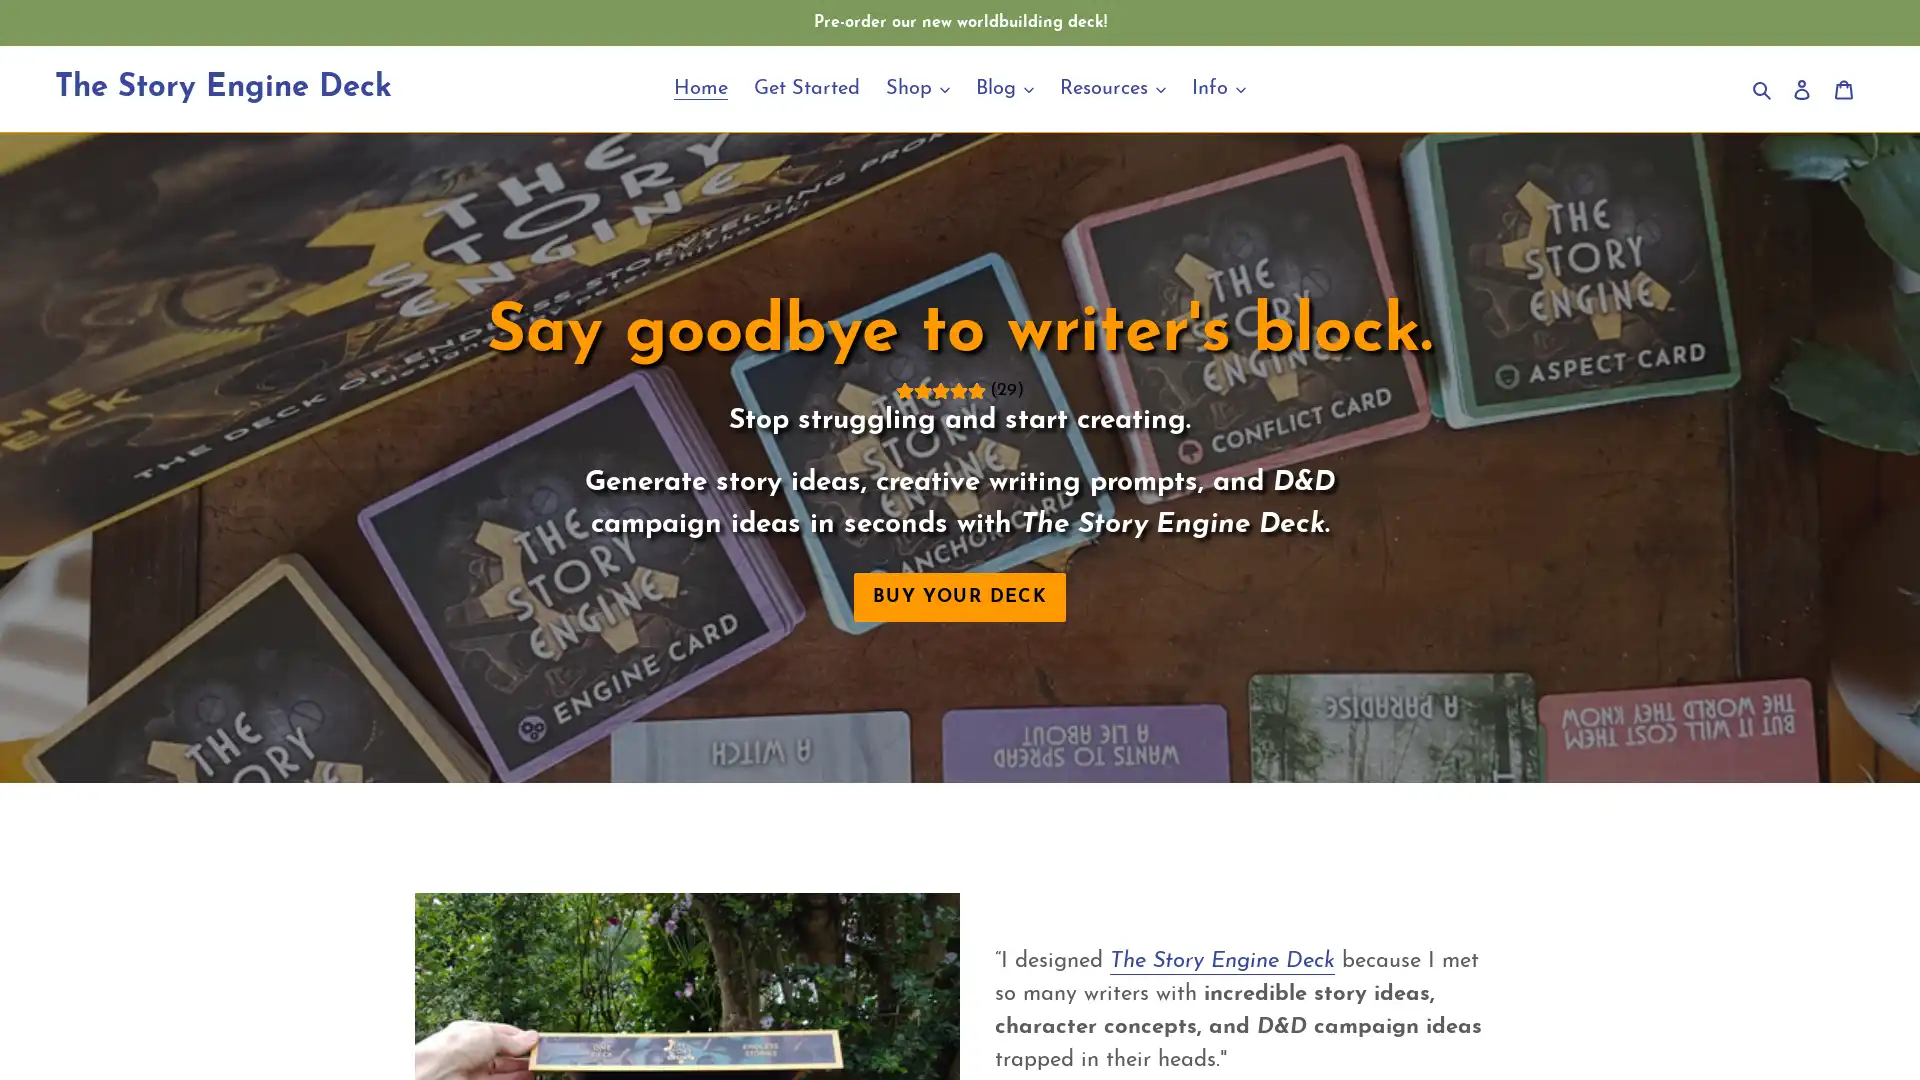 This screenshot has height=1080, width=1920. I want to click on Search, so click(1763, 87).